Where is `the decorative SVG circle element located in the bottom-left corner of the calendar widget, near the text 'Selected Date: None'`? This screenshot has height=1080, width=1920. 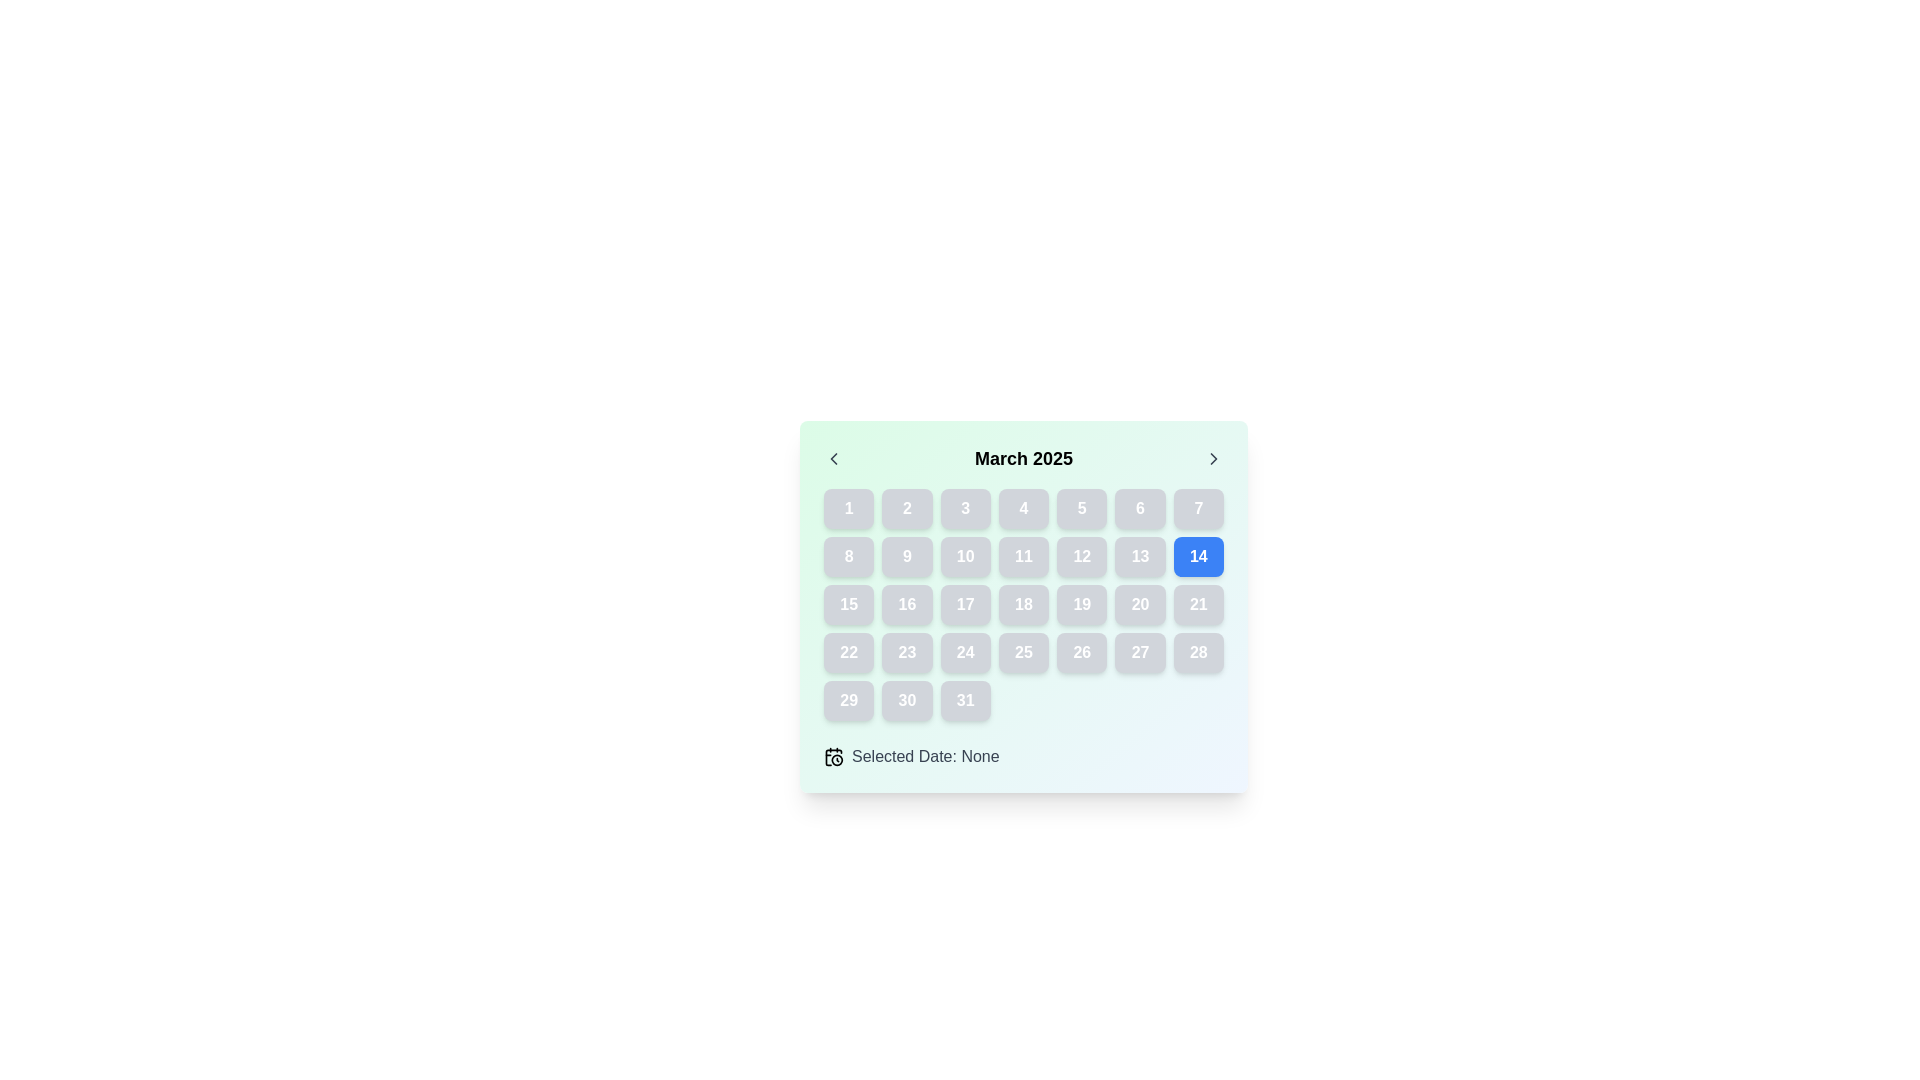
the decorative SVG circle element located in the bottom-left corner of the calendar widget, near the text 'Selected Date: None' is located at coordinates (837, 760).